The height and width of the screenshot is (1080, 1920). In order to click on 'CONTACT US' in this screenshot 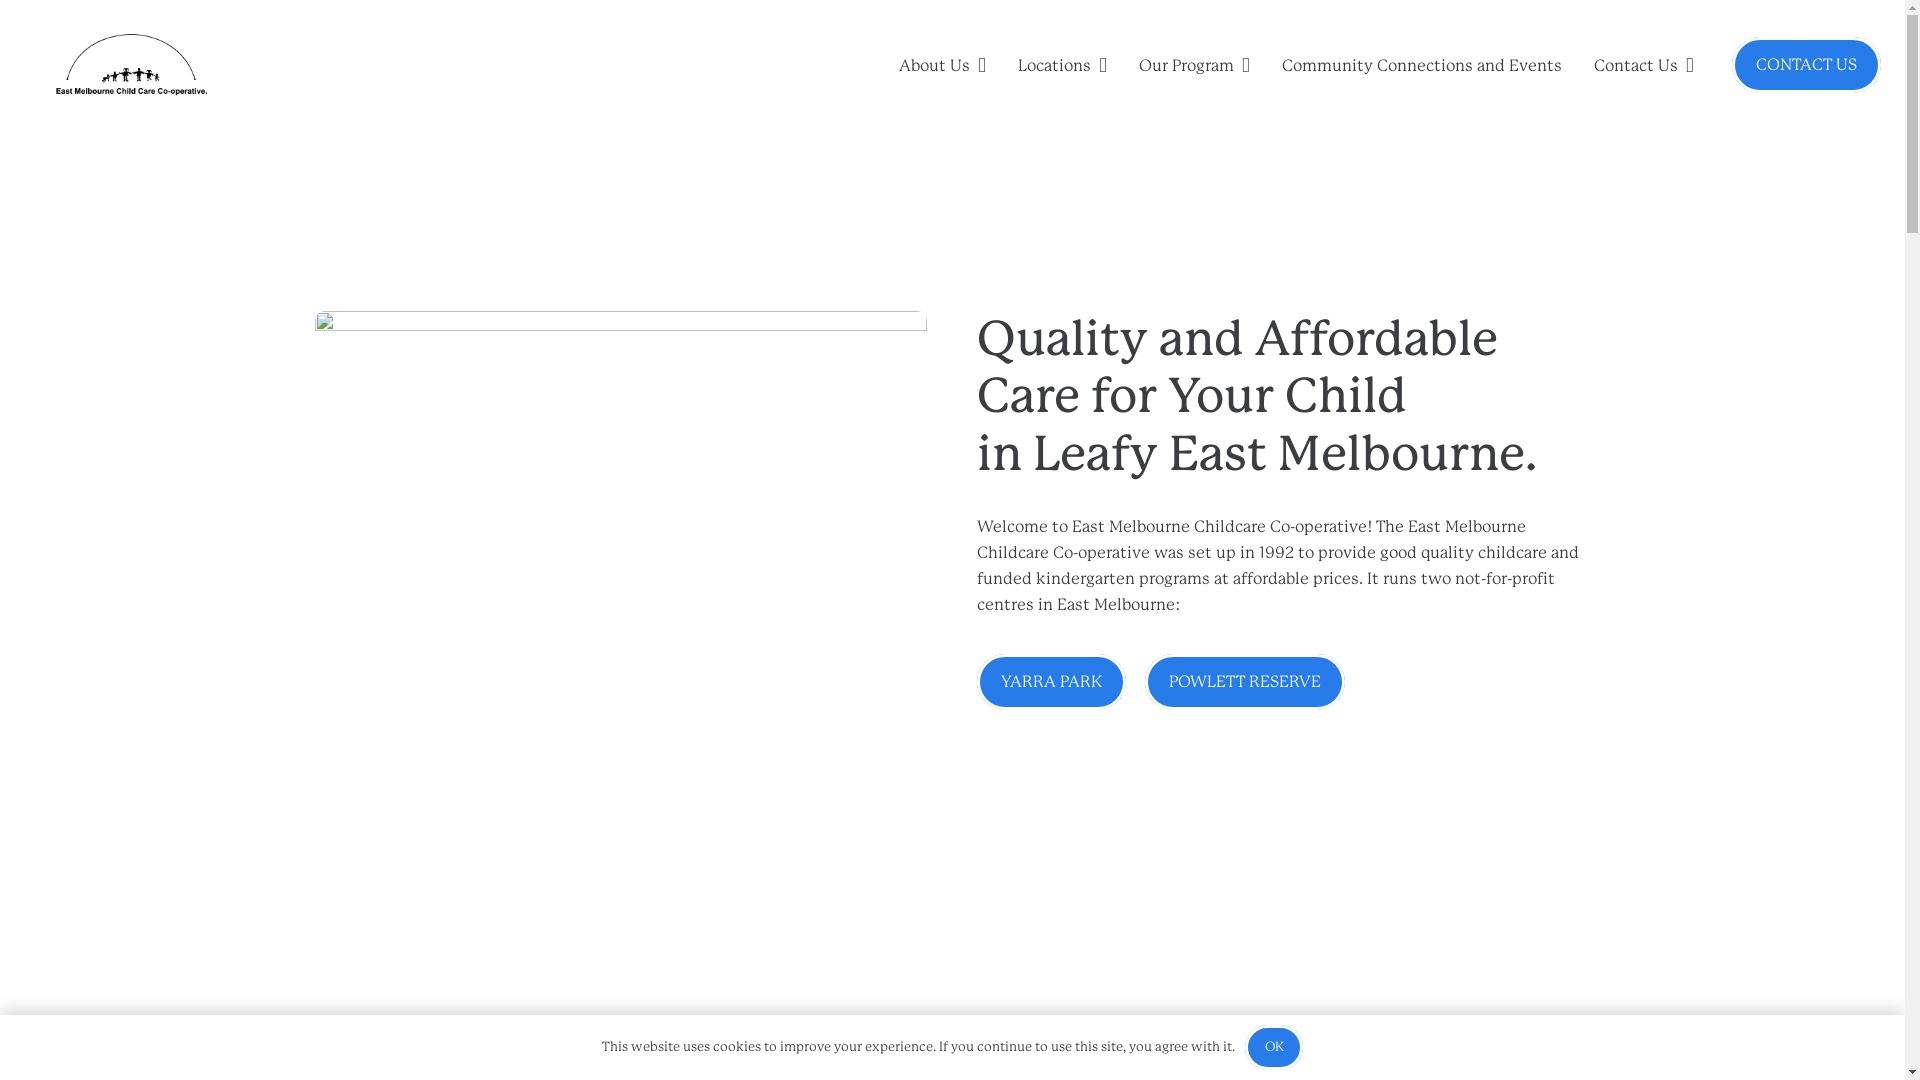, I will do `click(1806, 64)`.